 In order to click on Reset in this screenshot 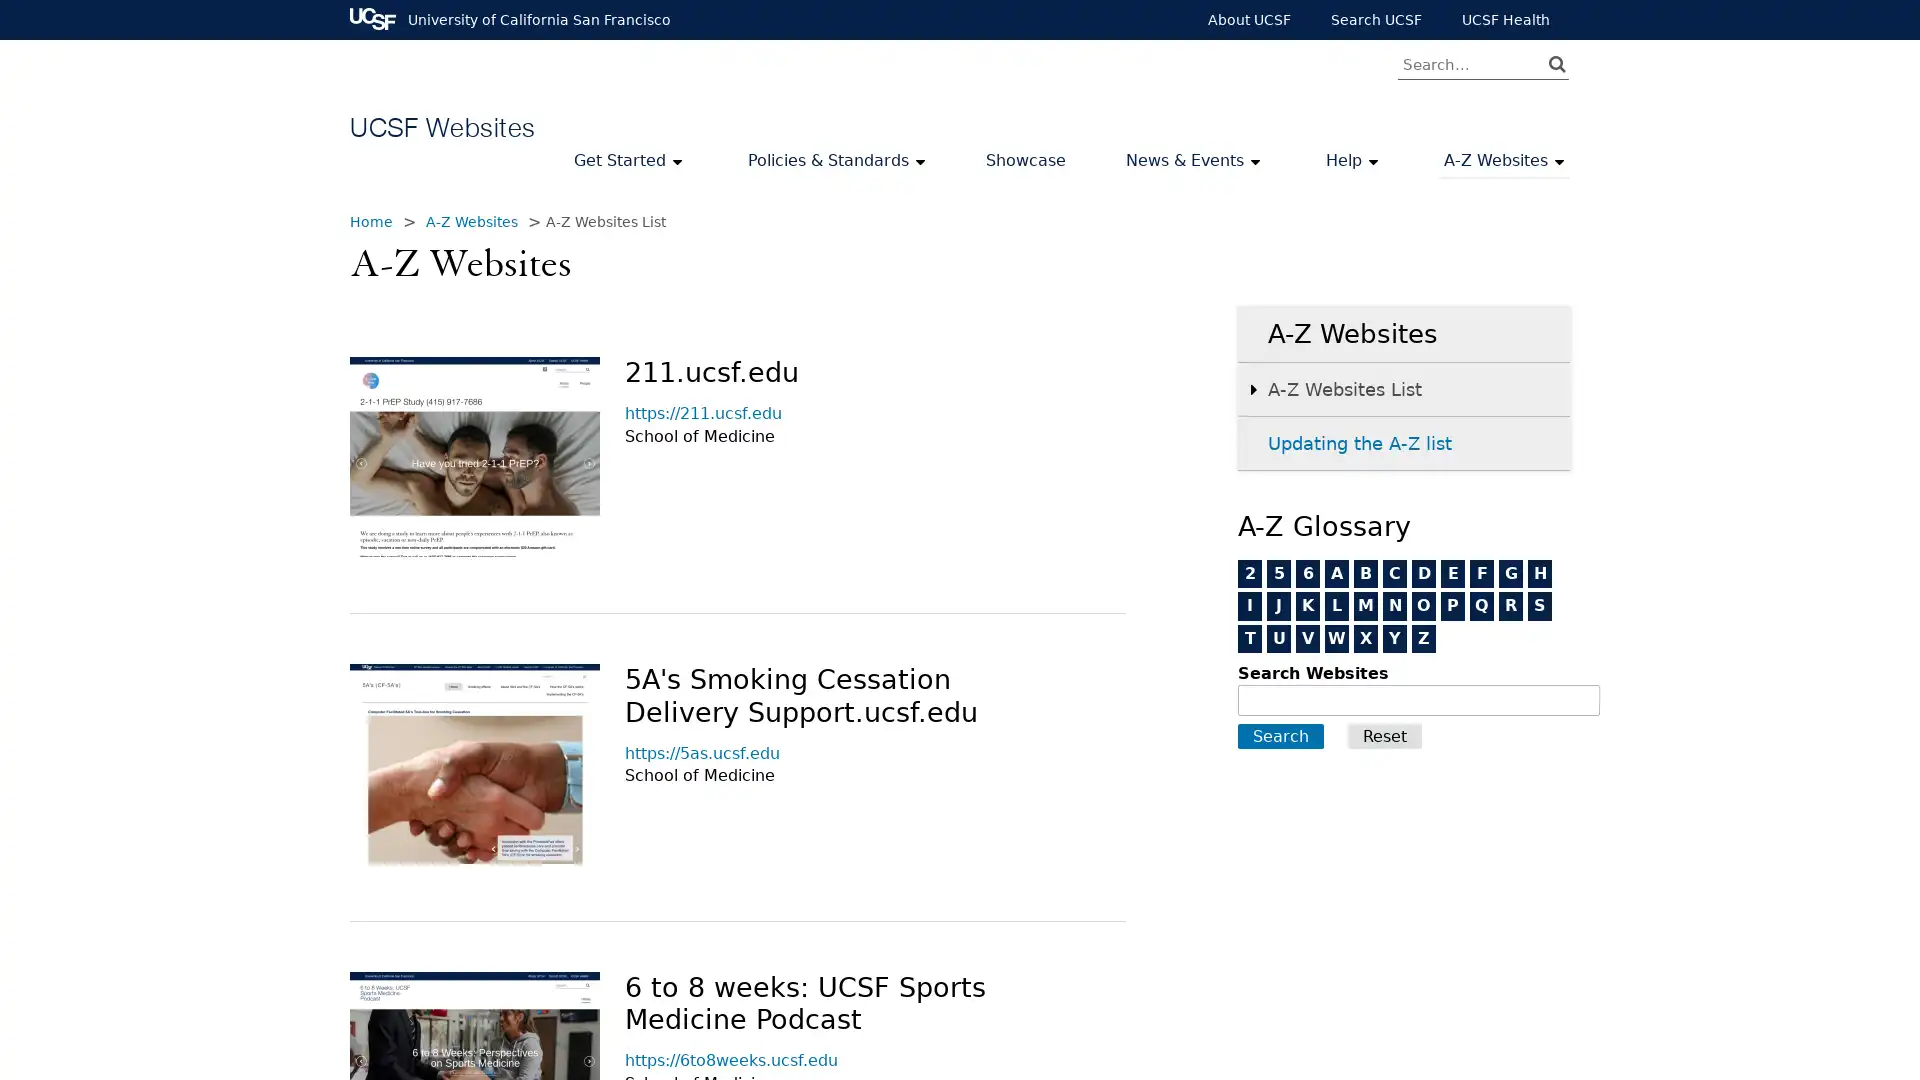, I will do `click(1384, 736)`.